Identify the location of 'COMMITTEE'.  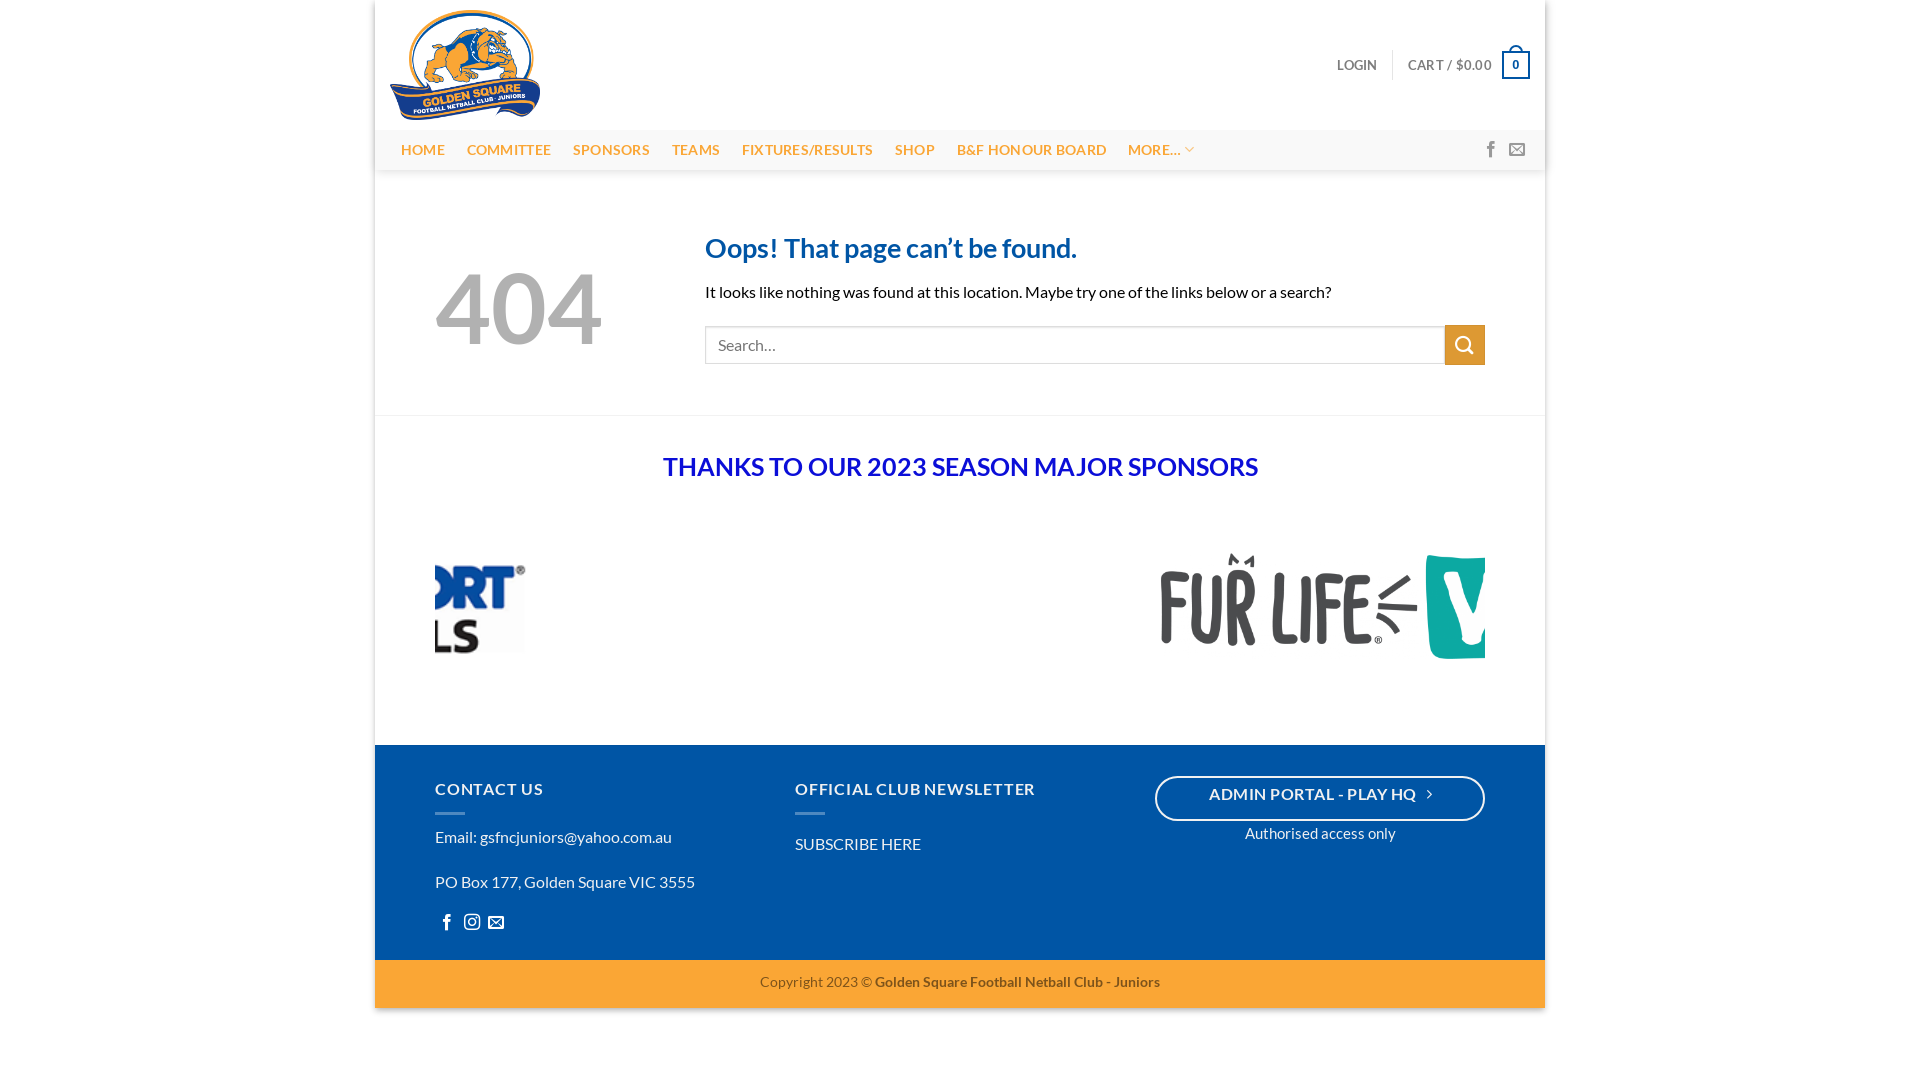
(508, 149).